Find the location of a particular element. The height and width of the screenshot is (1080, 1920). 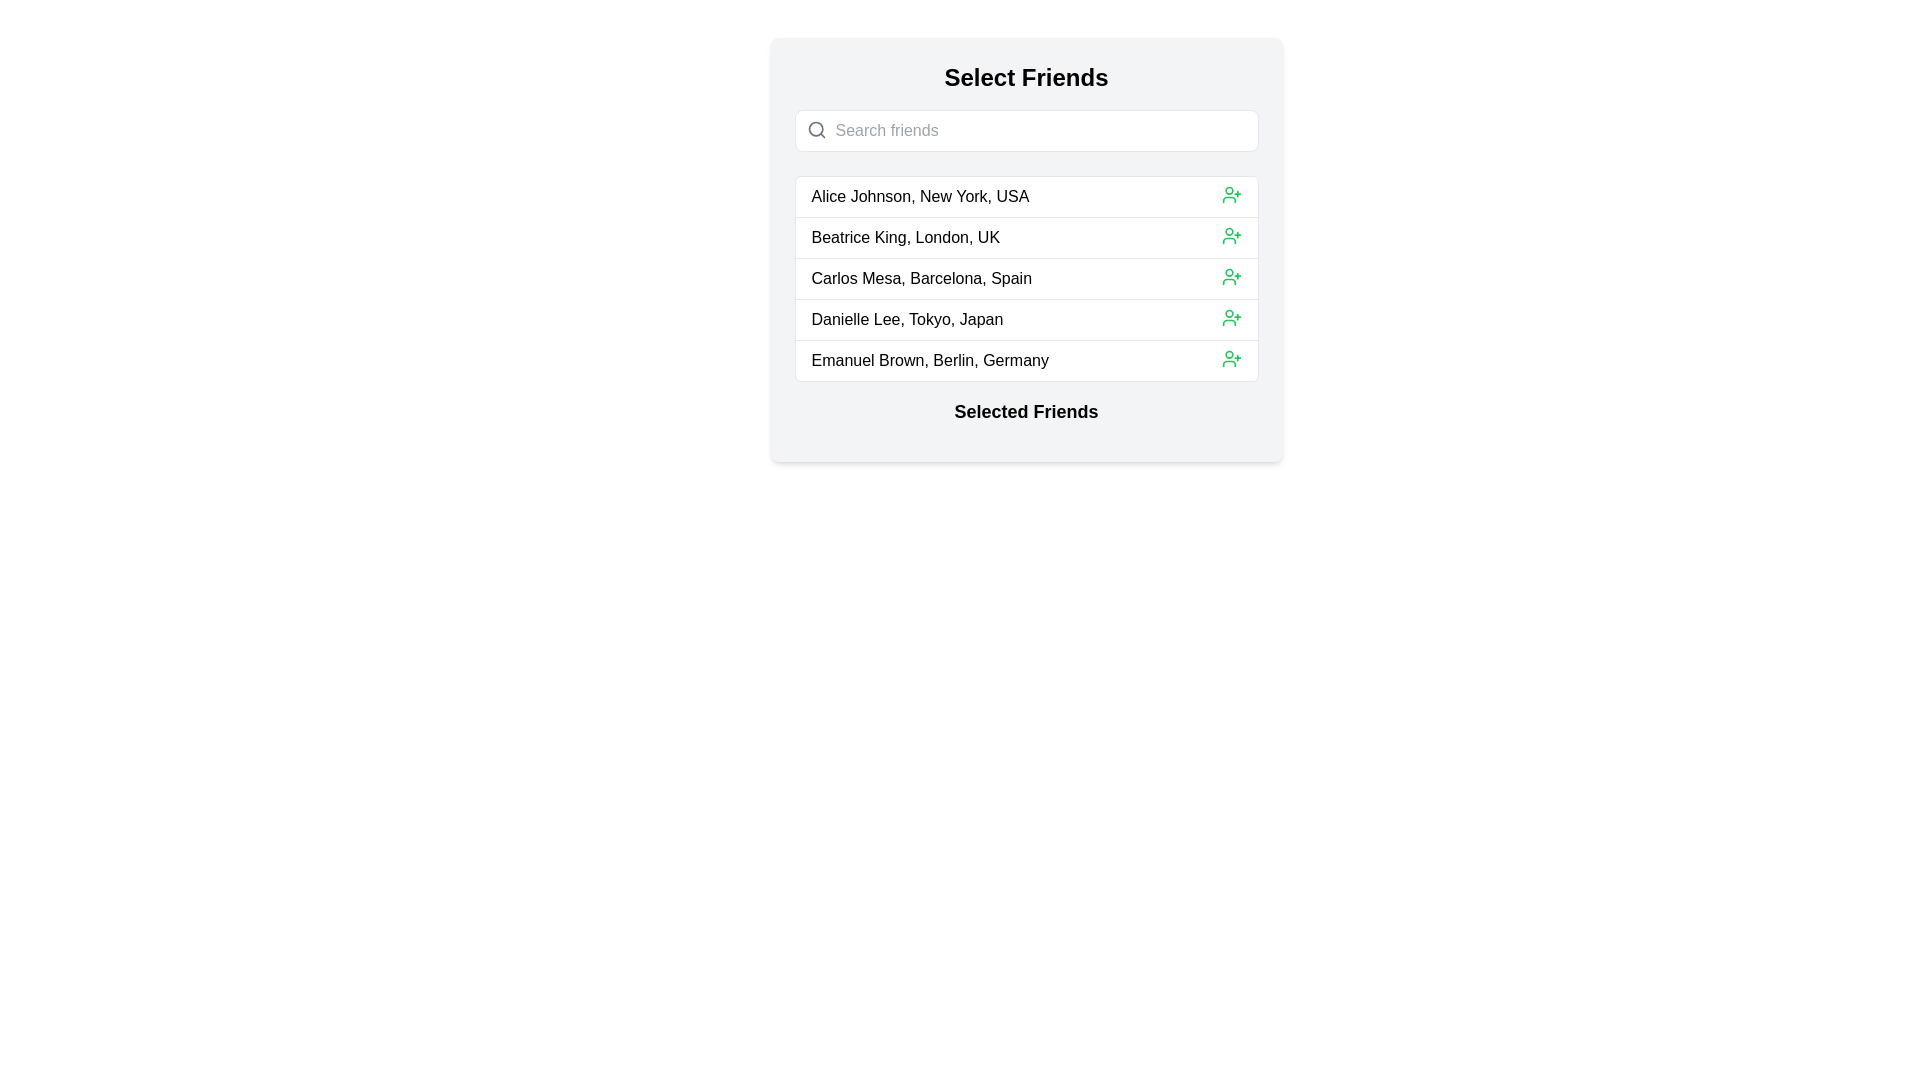

the circular graphical feature located inside the magnifying glass icon in the 'Search friends' placeholder area of the 'Select Friends' panel is located at coordinates (815, 129).